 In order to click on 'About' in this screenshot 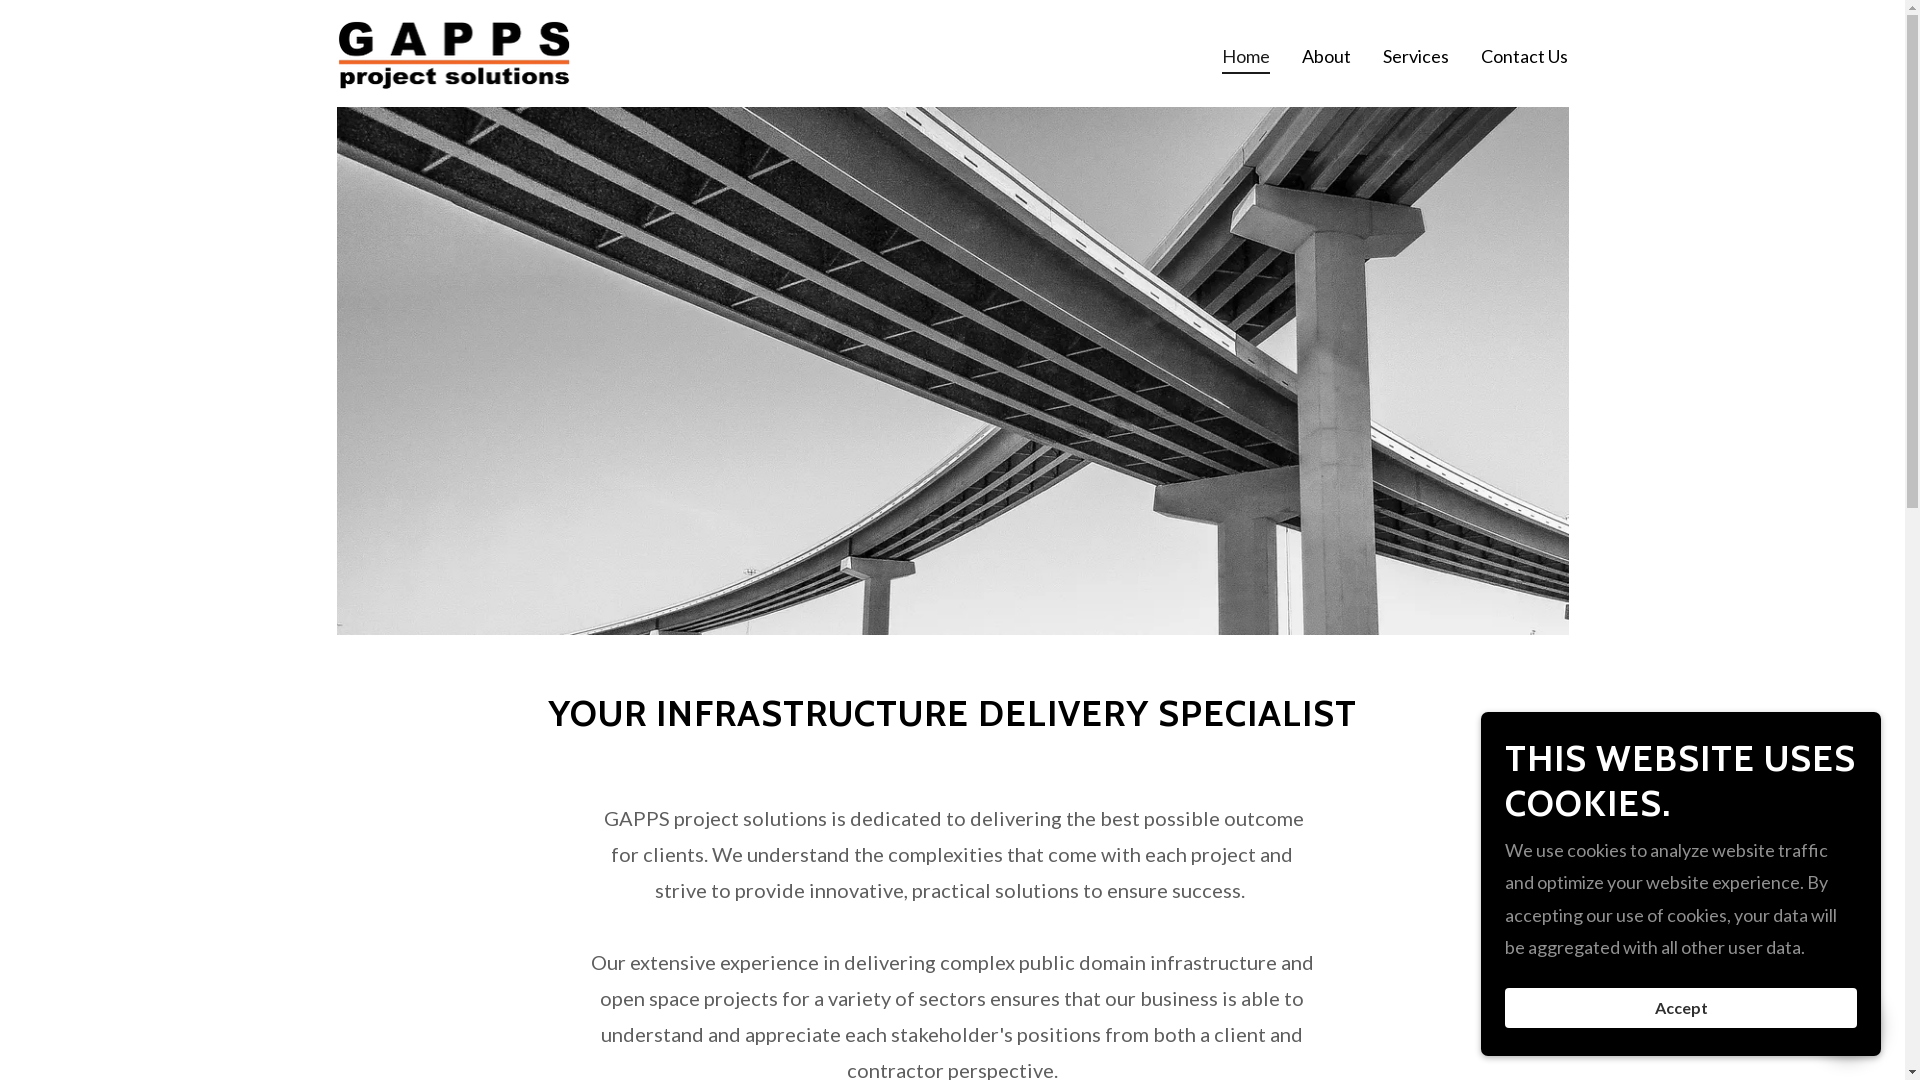, I will do `click(1326, 53)`.